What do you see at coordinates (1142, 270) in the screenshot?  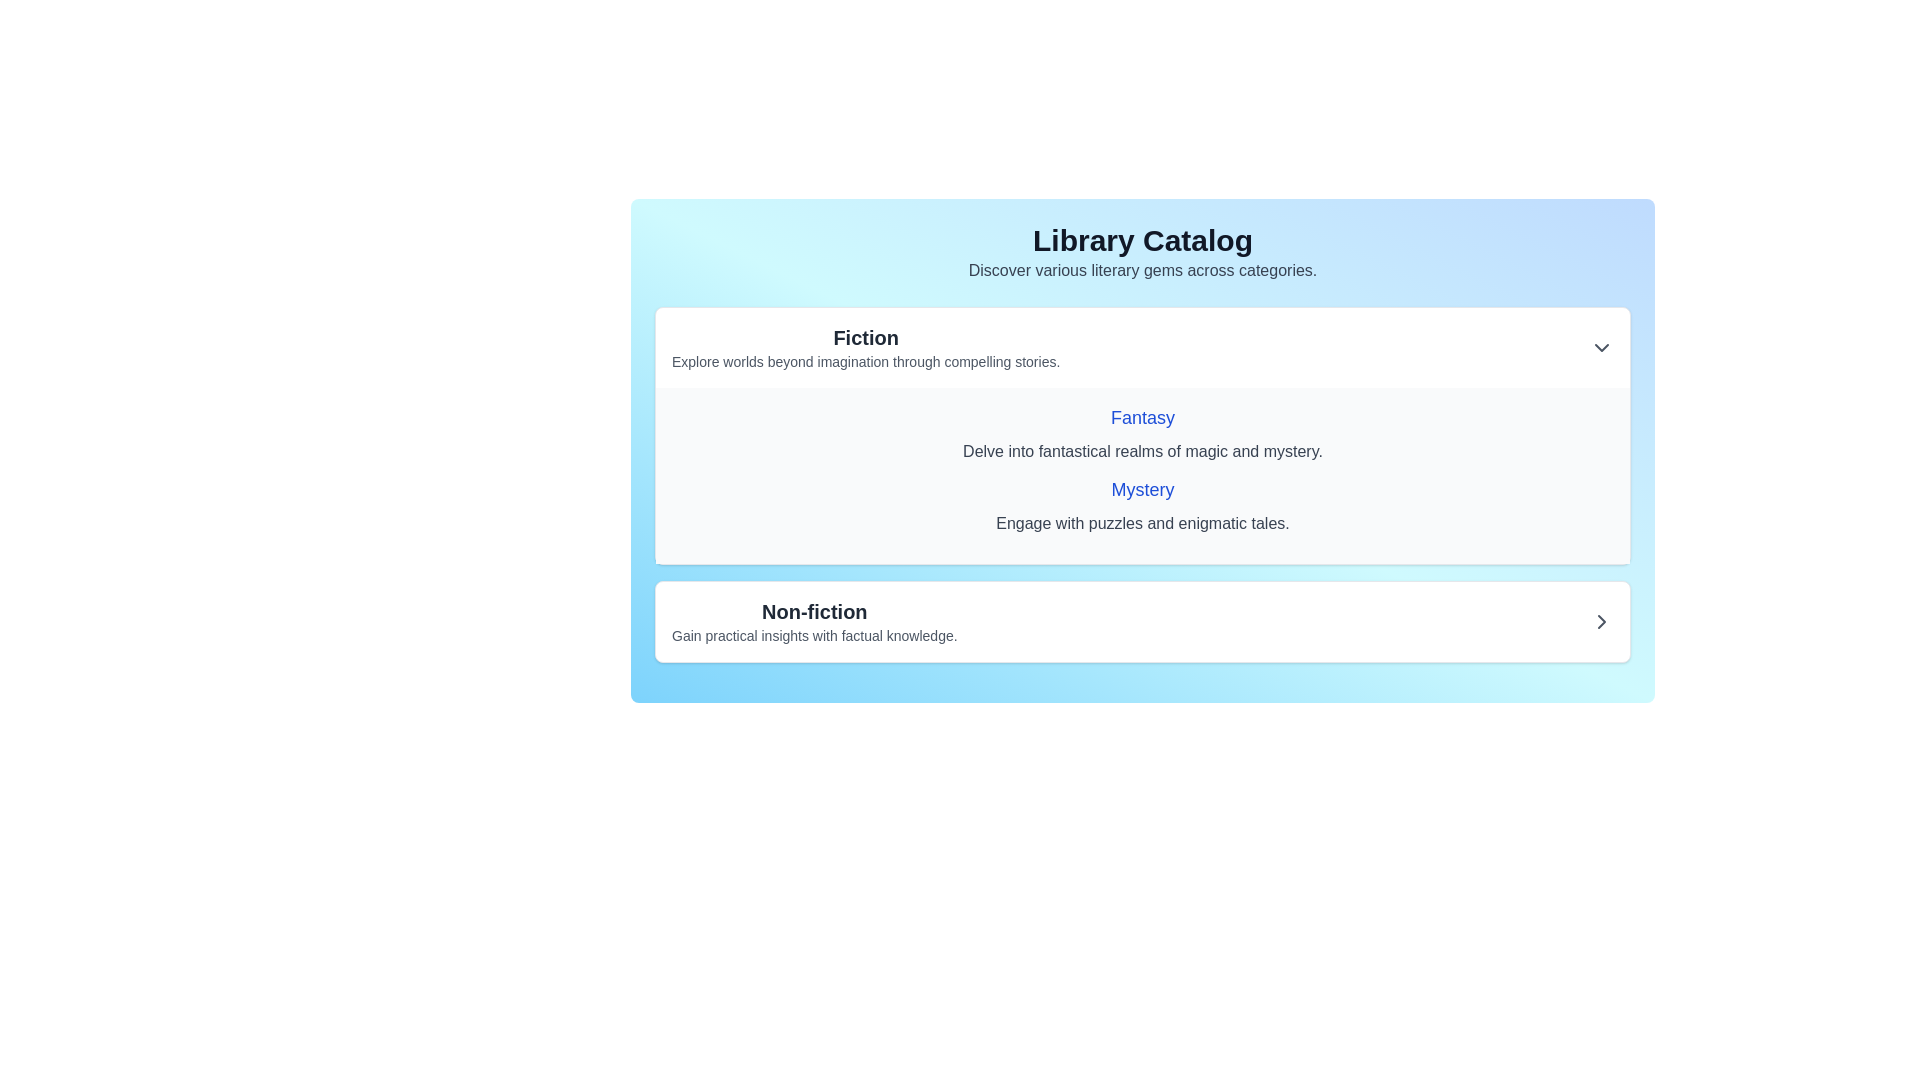 I see `text displaying 'Discover various literary gems across categories.' which is styled with medium-sized, gray text and positioned below the 'Library Catalog' title` at bounding box center [1142, 270].